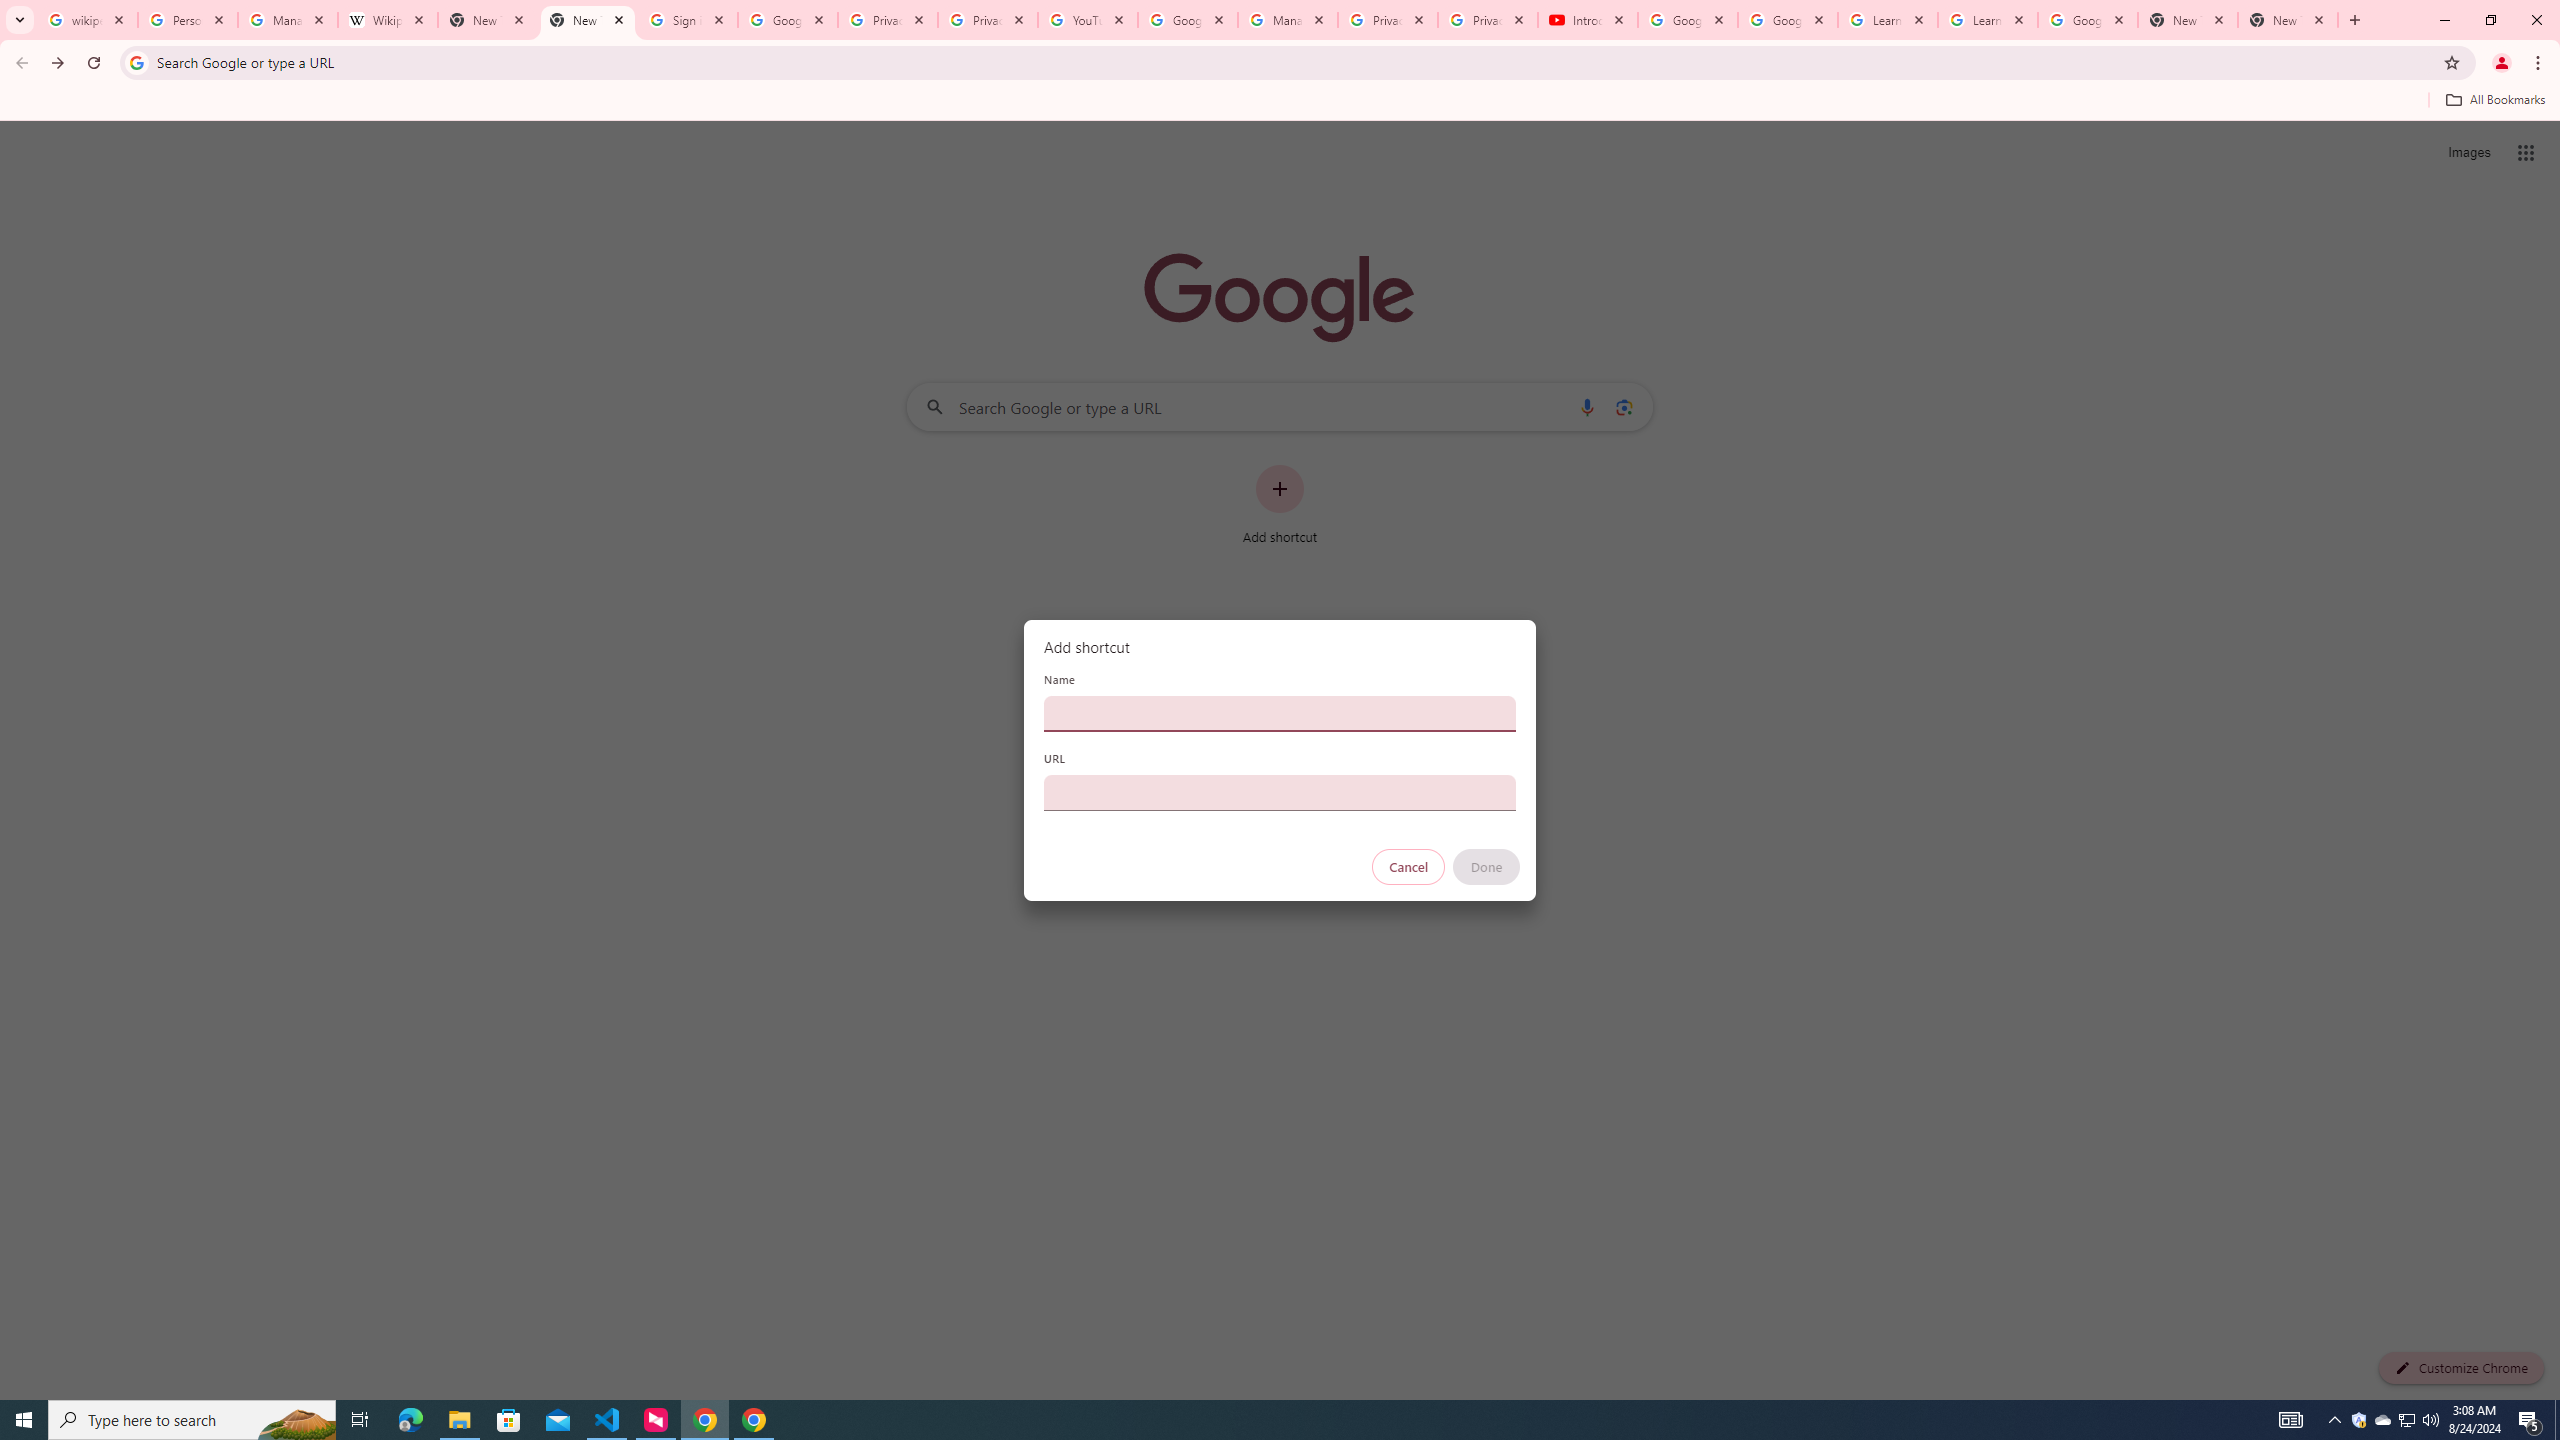 This screenshot has width=2560, height=1440. I want to click on 'URL', so click(1280, 792).